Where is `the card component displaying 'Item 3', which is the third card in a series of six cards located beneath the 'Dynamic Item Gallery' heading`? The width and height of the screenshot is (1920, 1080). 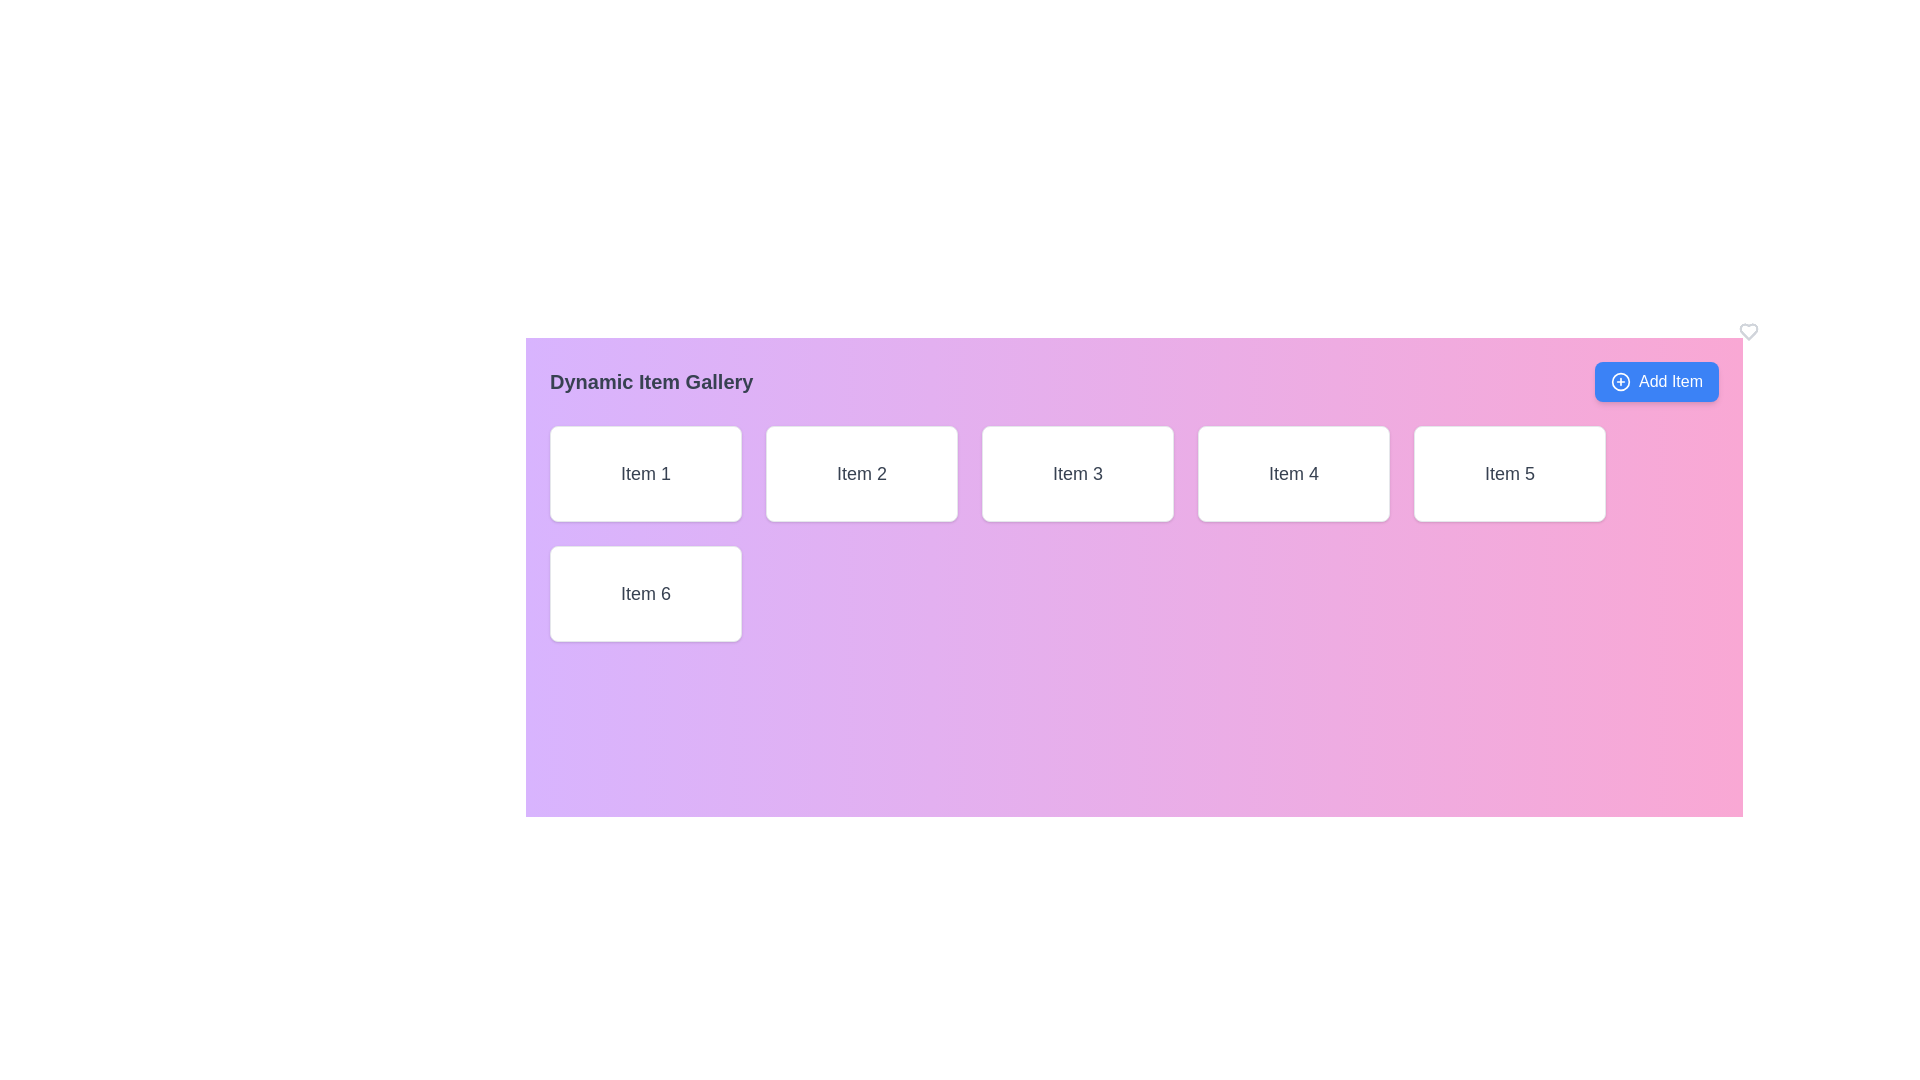
the card component displaying 'Item 3', which is the third card in a series of six cards located beneath the 'Dynamic Item Gallery' heading is located at coordinates (1077, 474).